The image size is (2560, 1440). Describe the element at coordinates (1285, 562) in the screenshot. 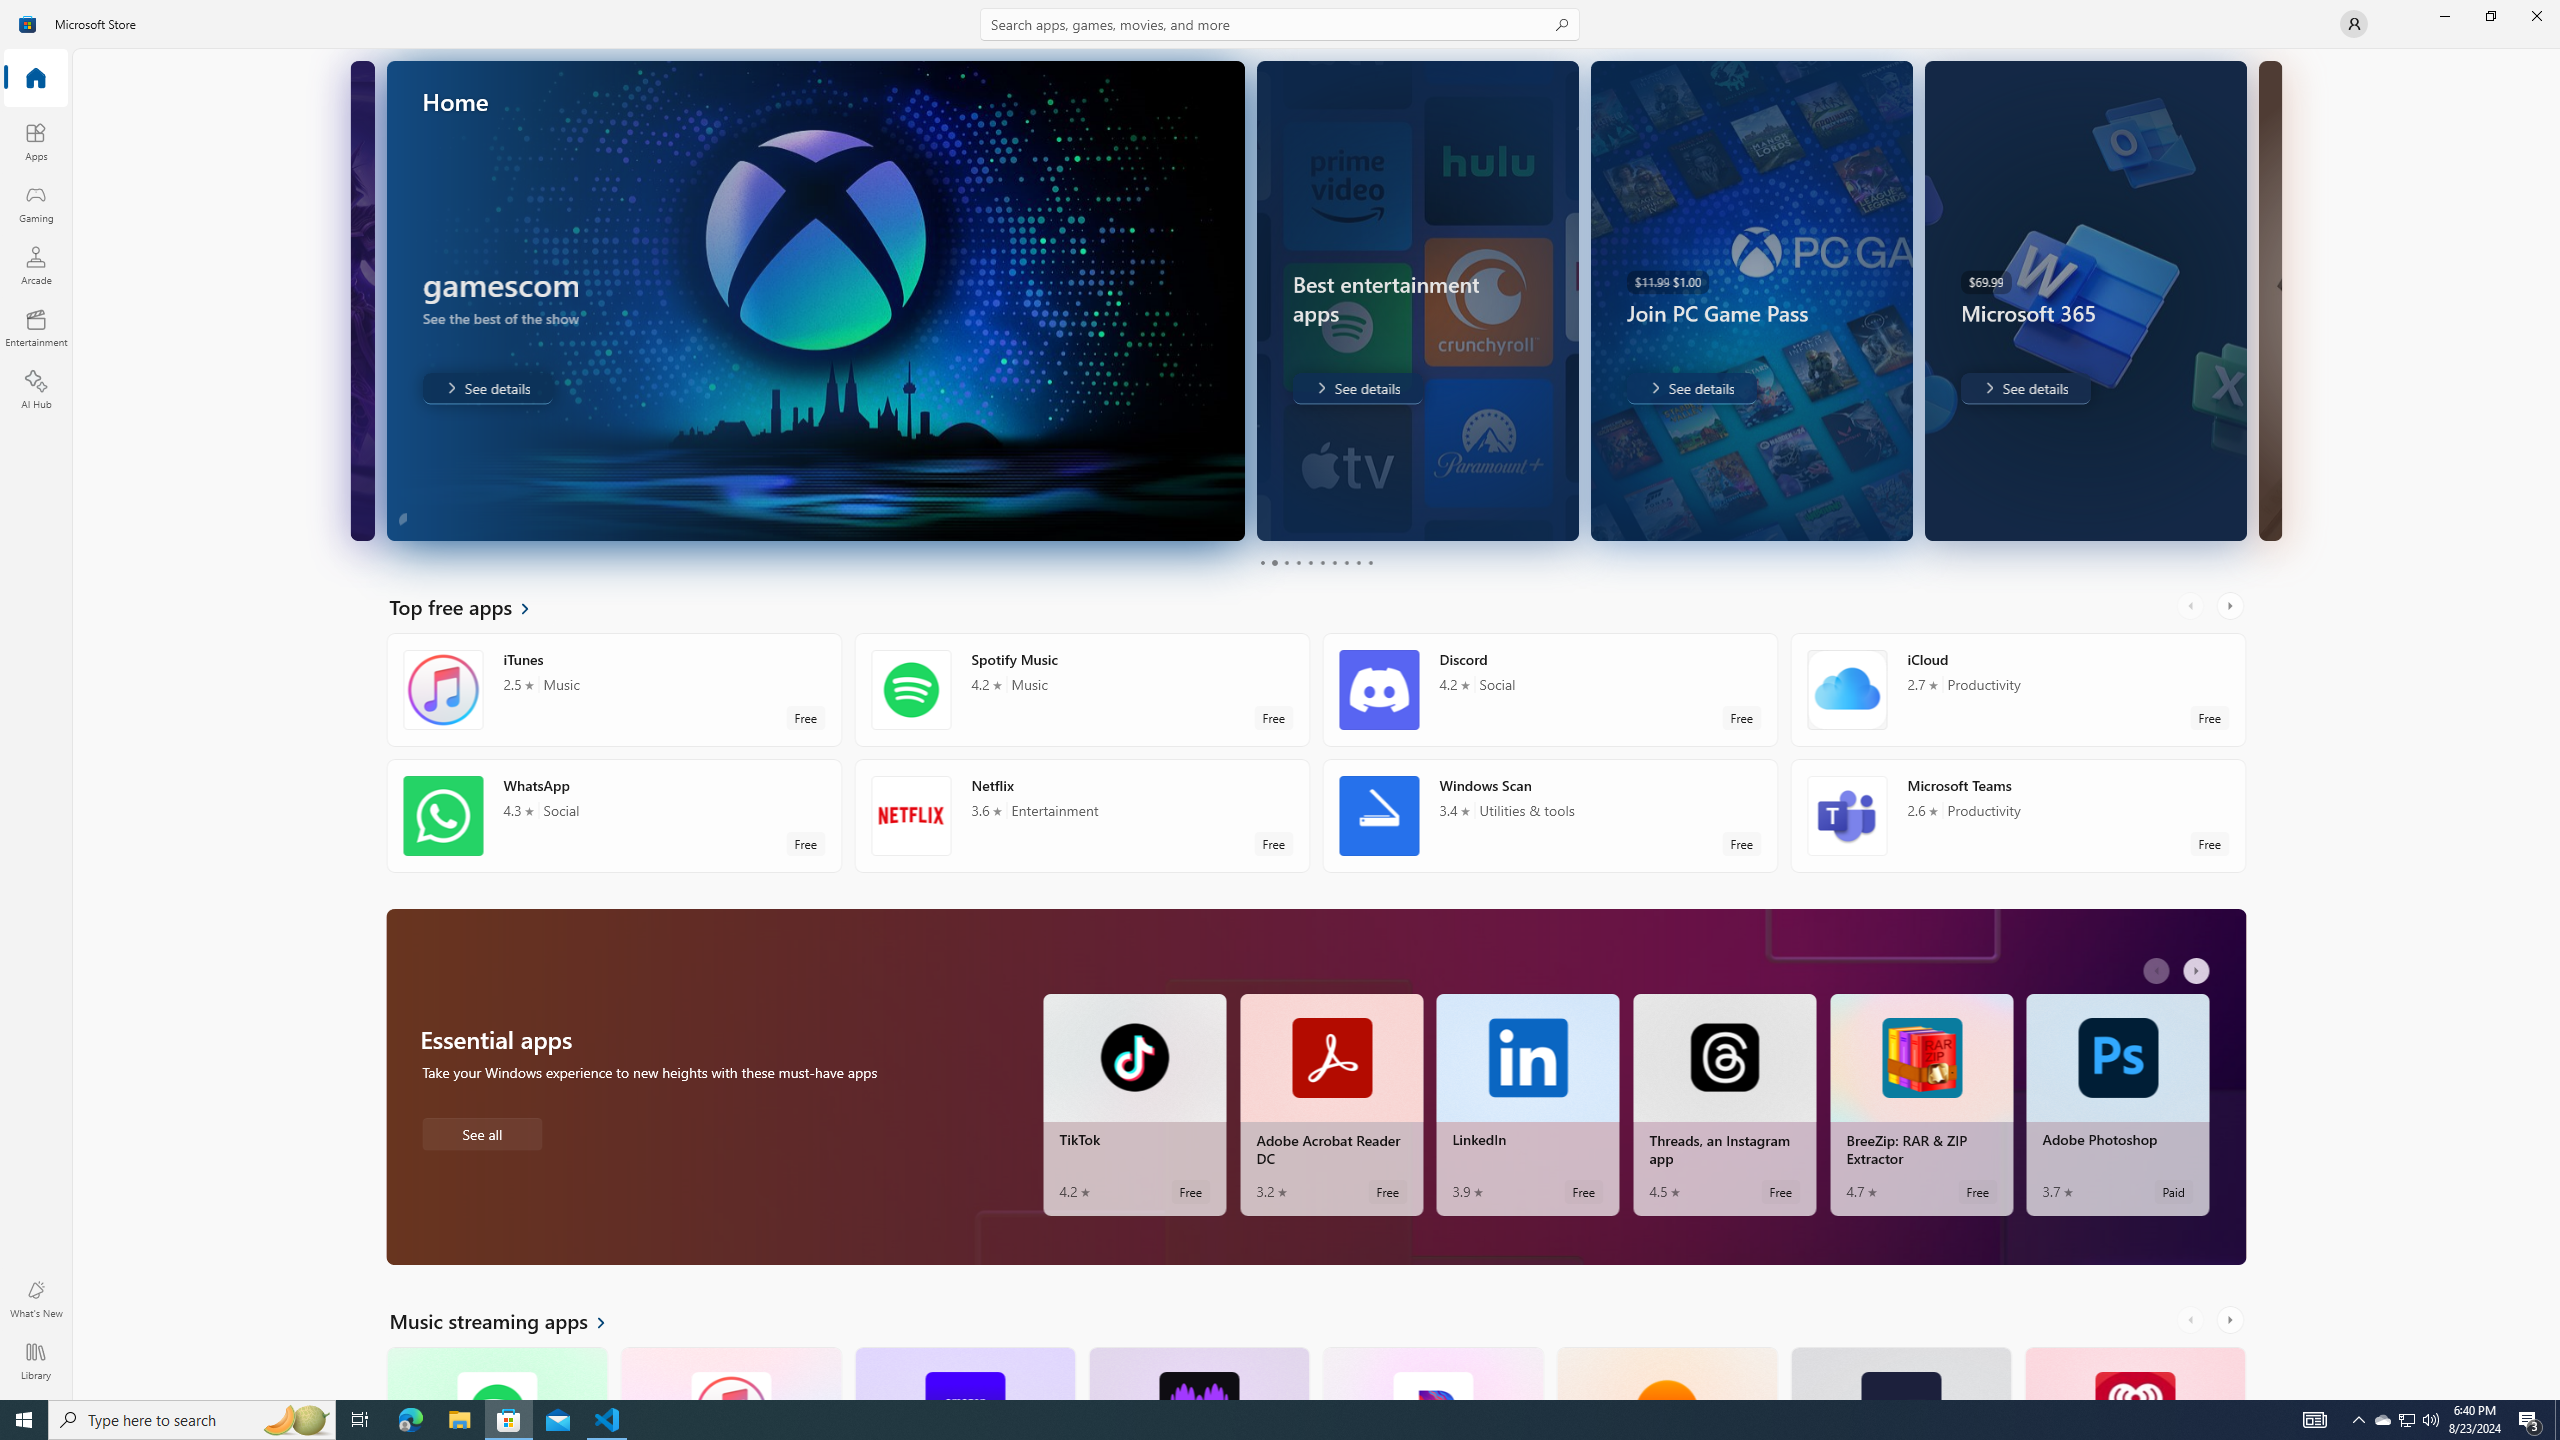

I see `'Page 3'` at that location.